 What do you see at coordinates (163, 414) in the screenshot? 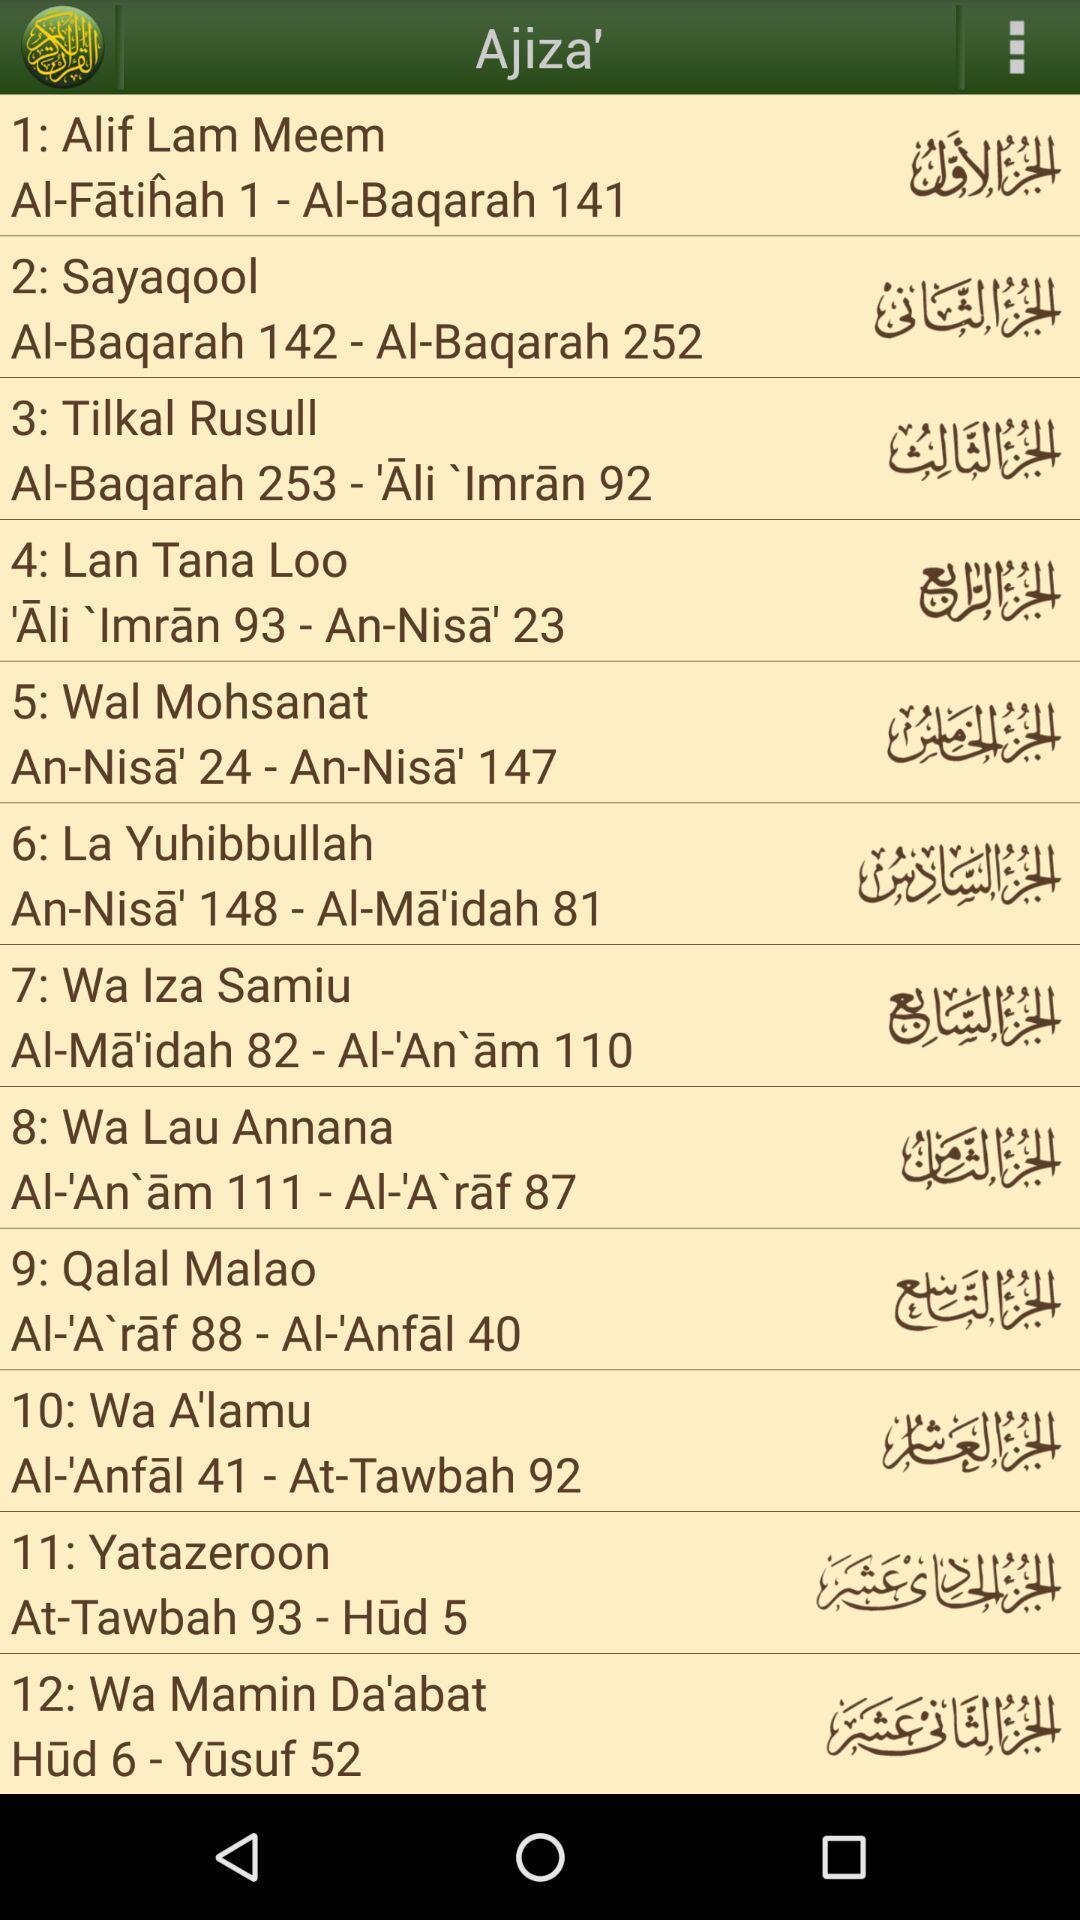
I see `the 3: tilkal rusull item` at bounding box center [163, 414].